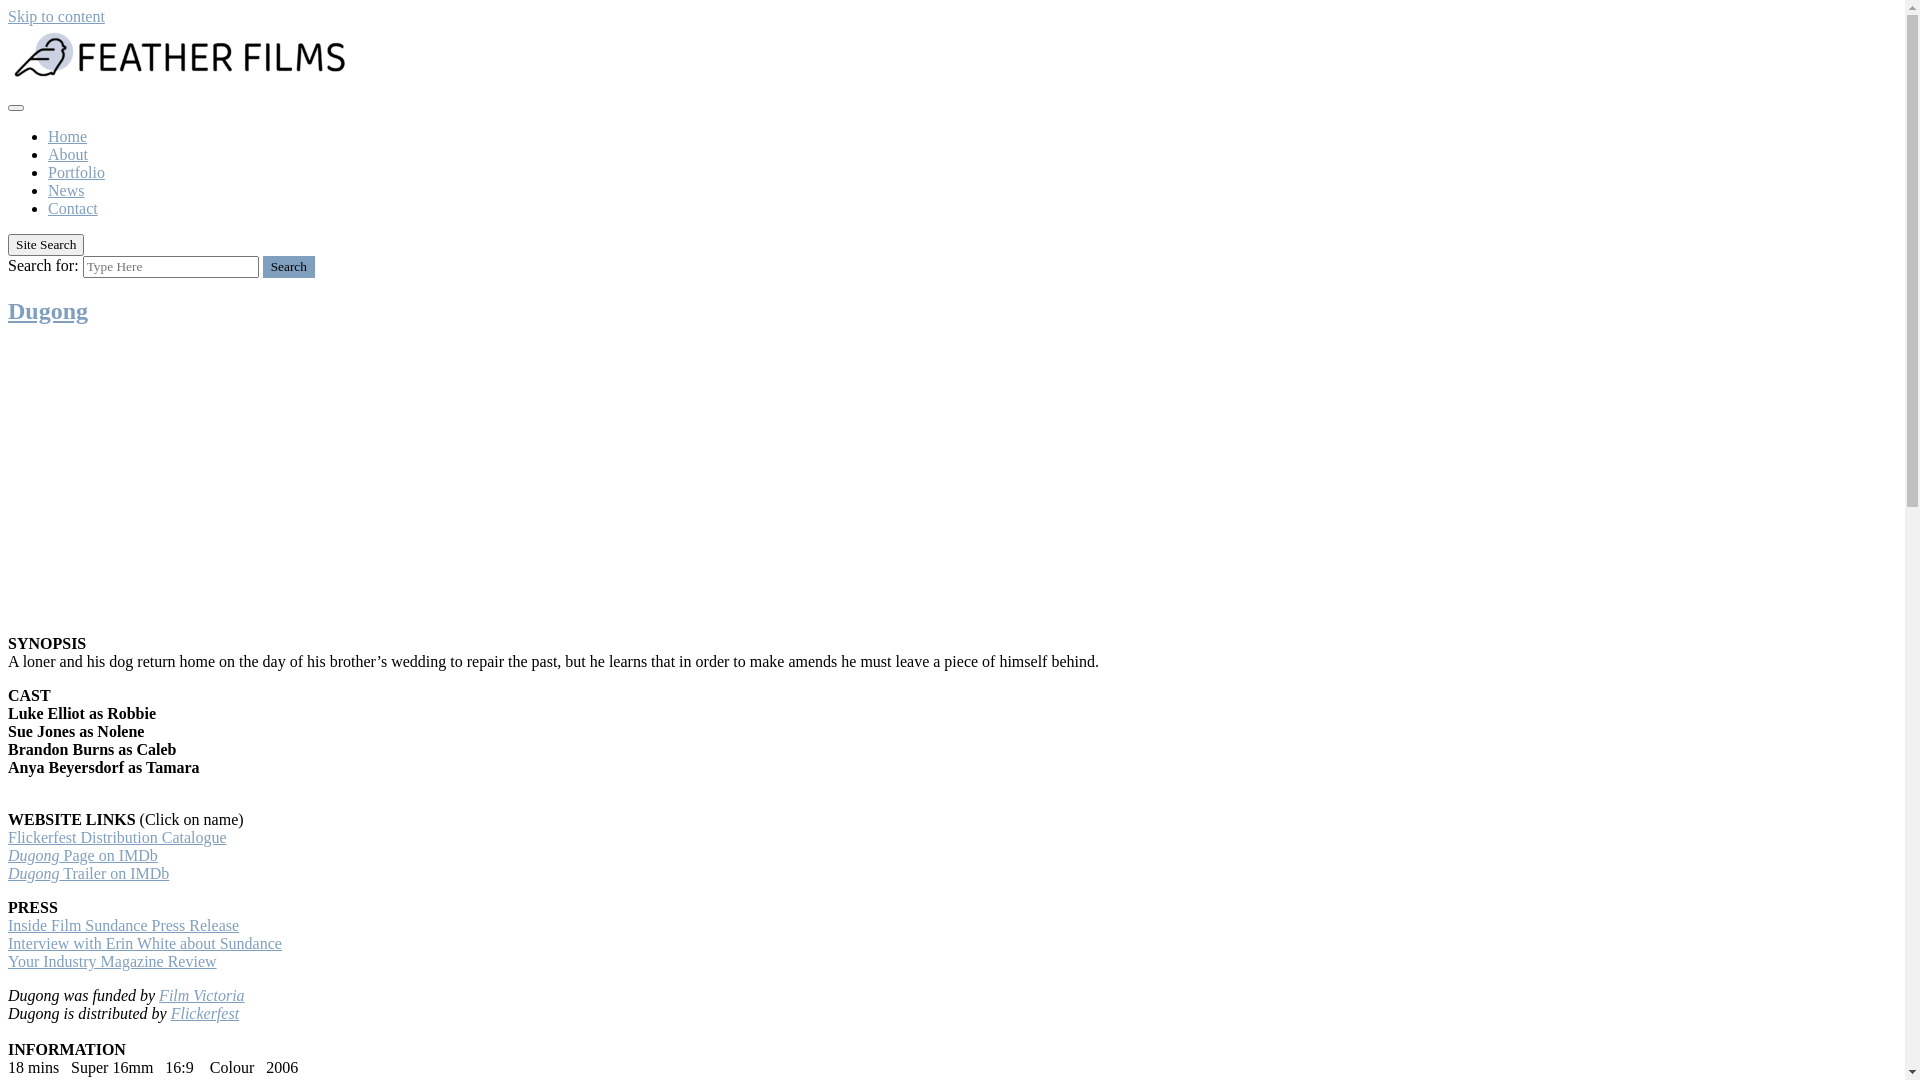  I want to click on 'Dugong Page on IMDb', so click(81, 855).